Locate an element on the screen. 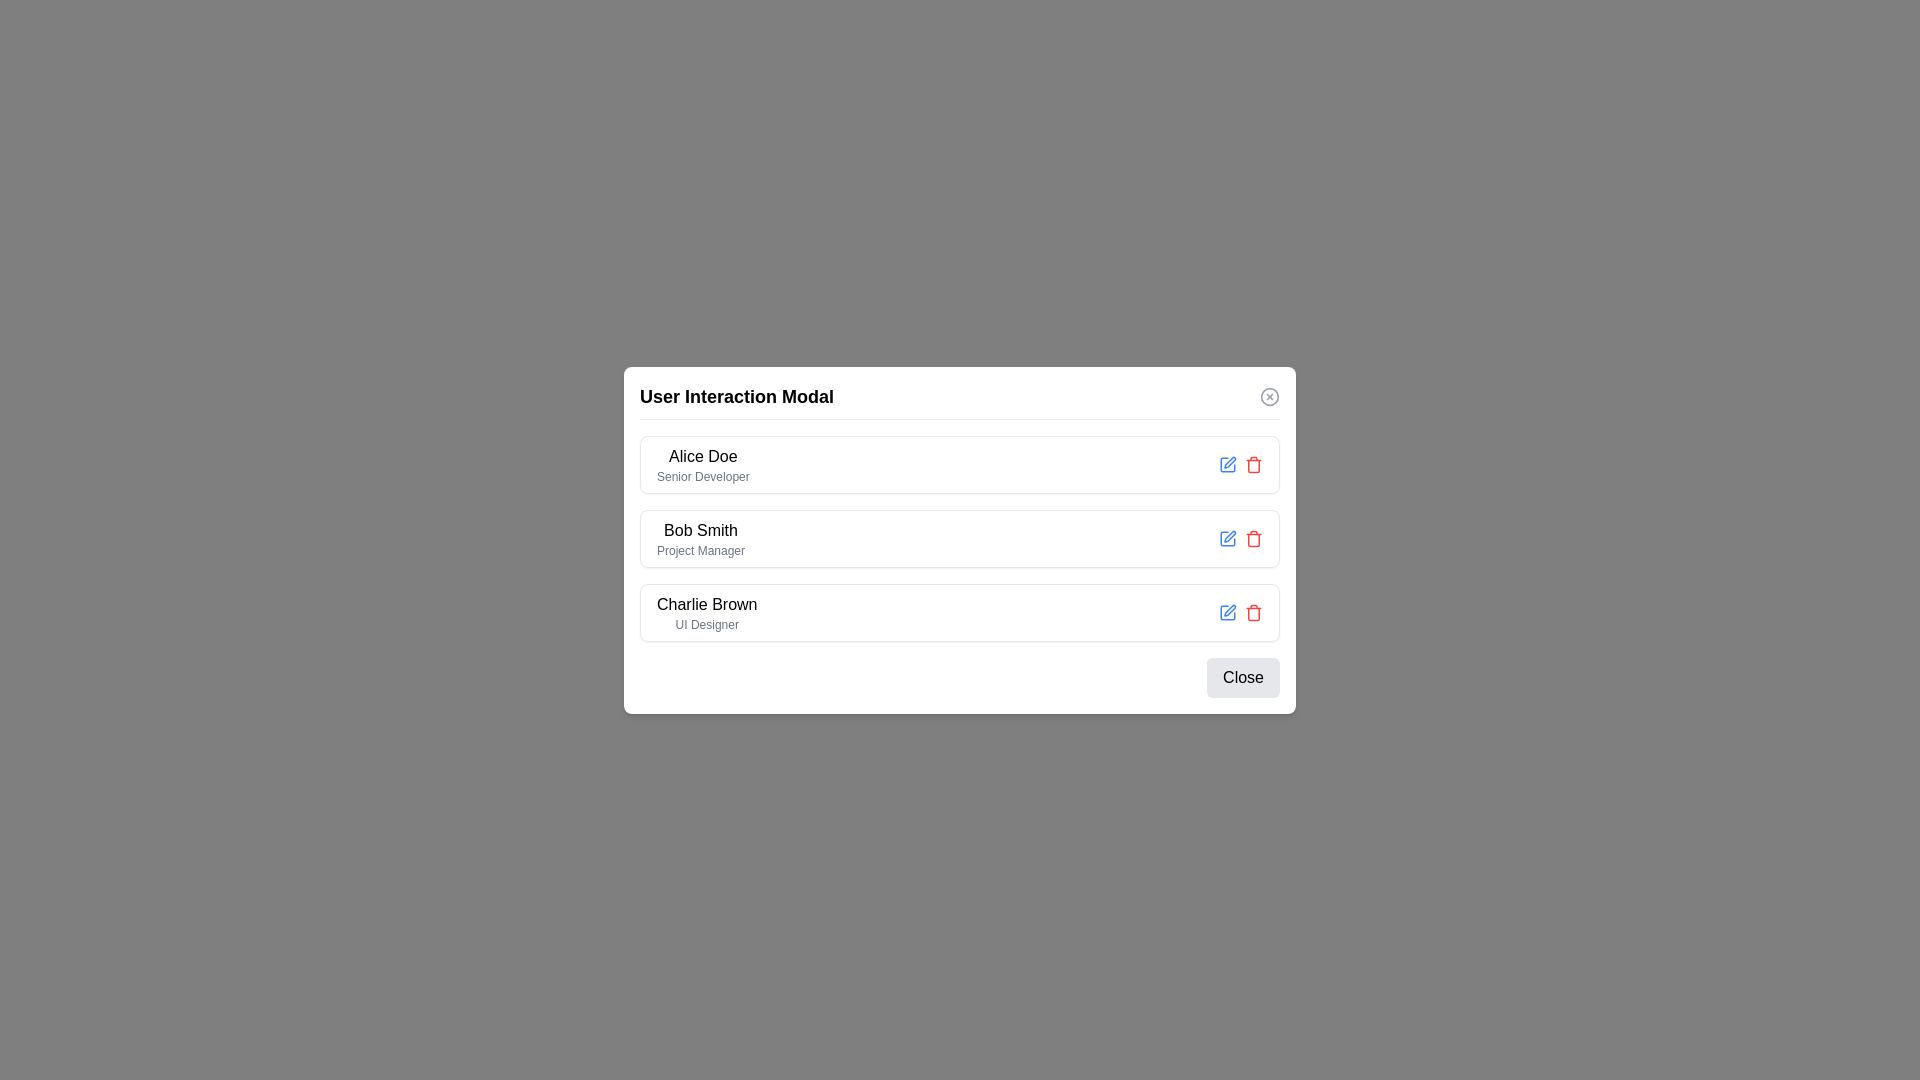  the red trash can icon in the top-right of the 'User Interaction Modal' is located at coordinates (1252, 464).